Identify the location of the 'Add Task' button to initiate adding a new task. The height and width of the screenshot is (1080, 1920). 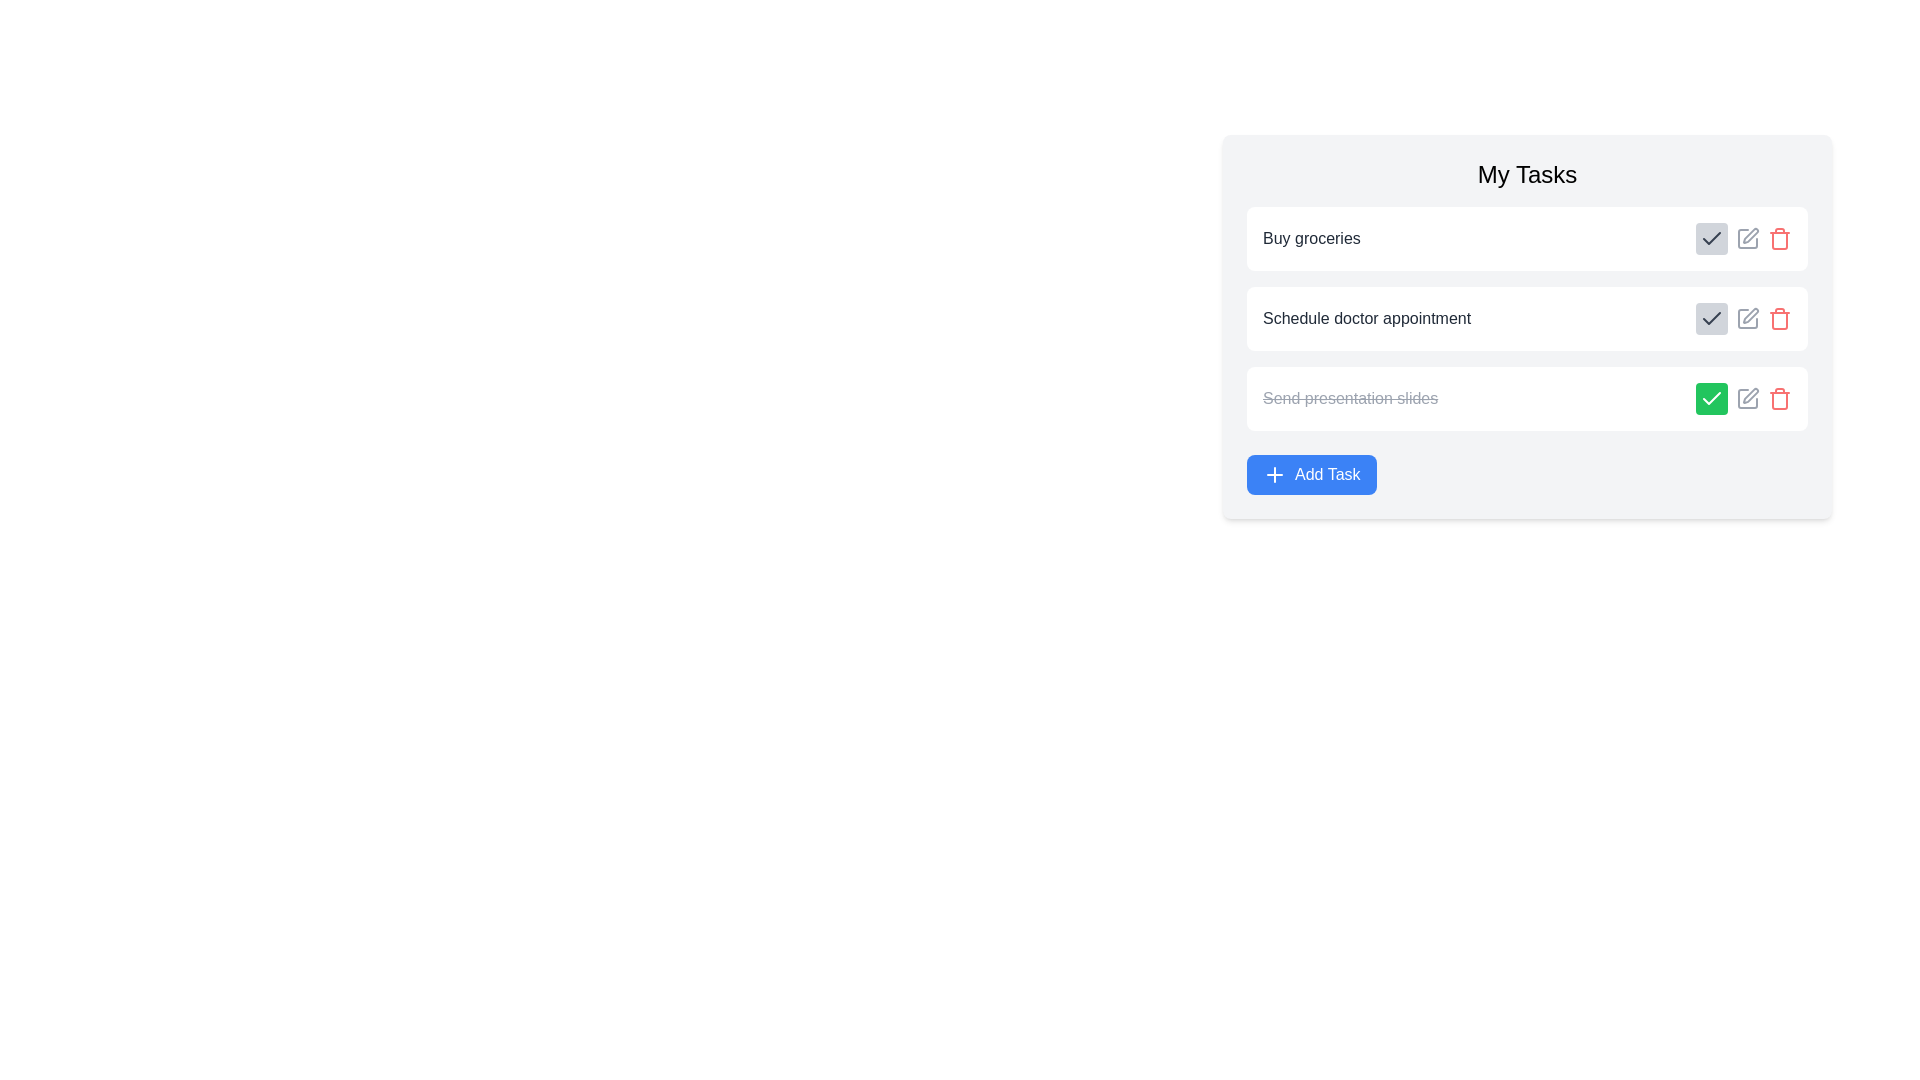
(1310, 474).